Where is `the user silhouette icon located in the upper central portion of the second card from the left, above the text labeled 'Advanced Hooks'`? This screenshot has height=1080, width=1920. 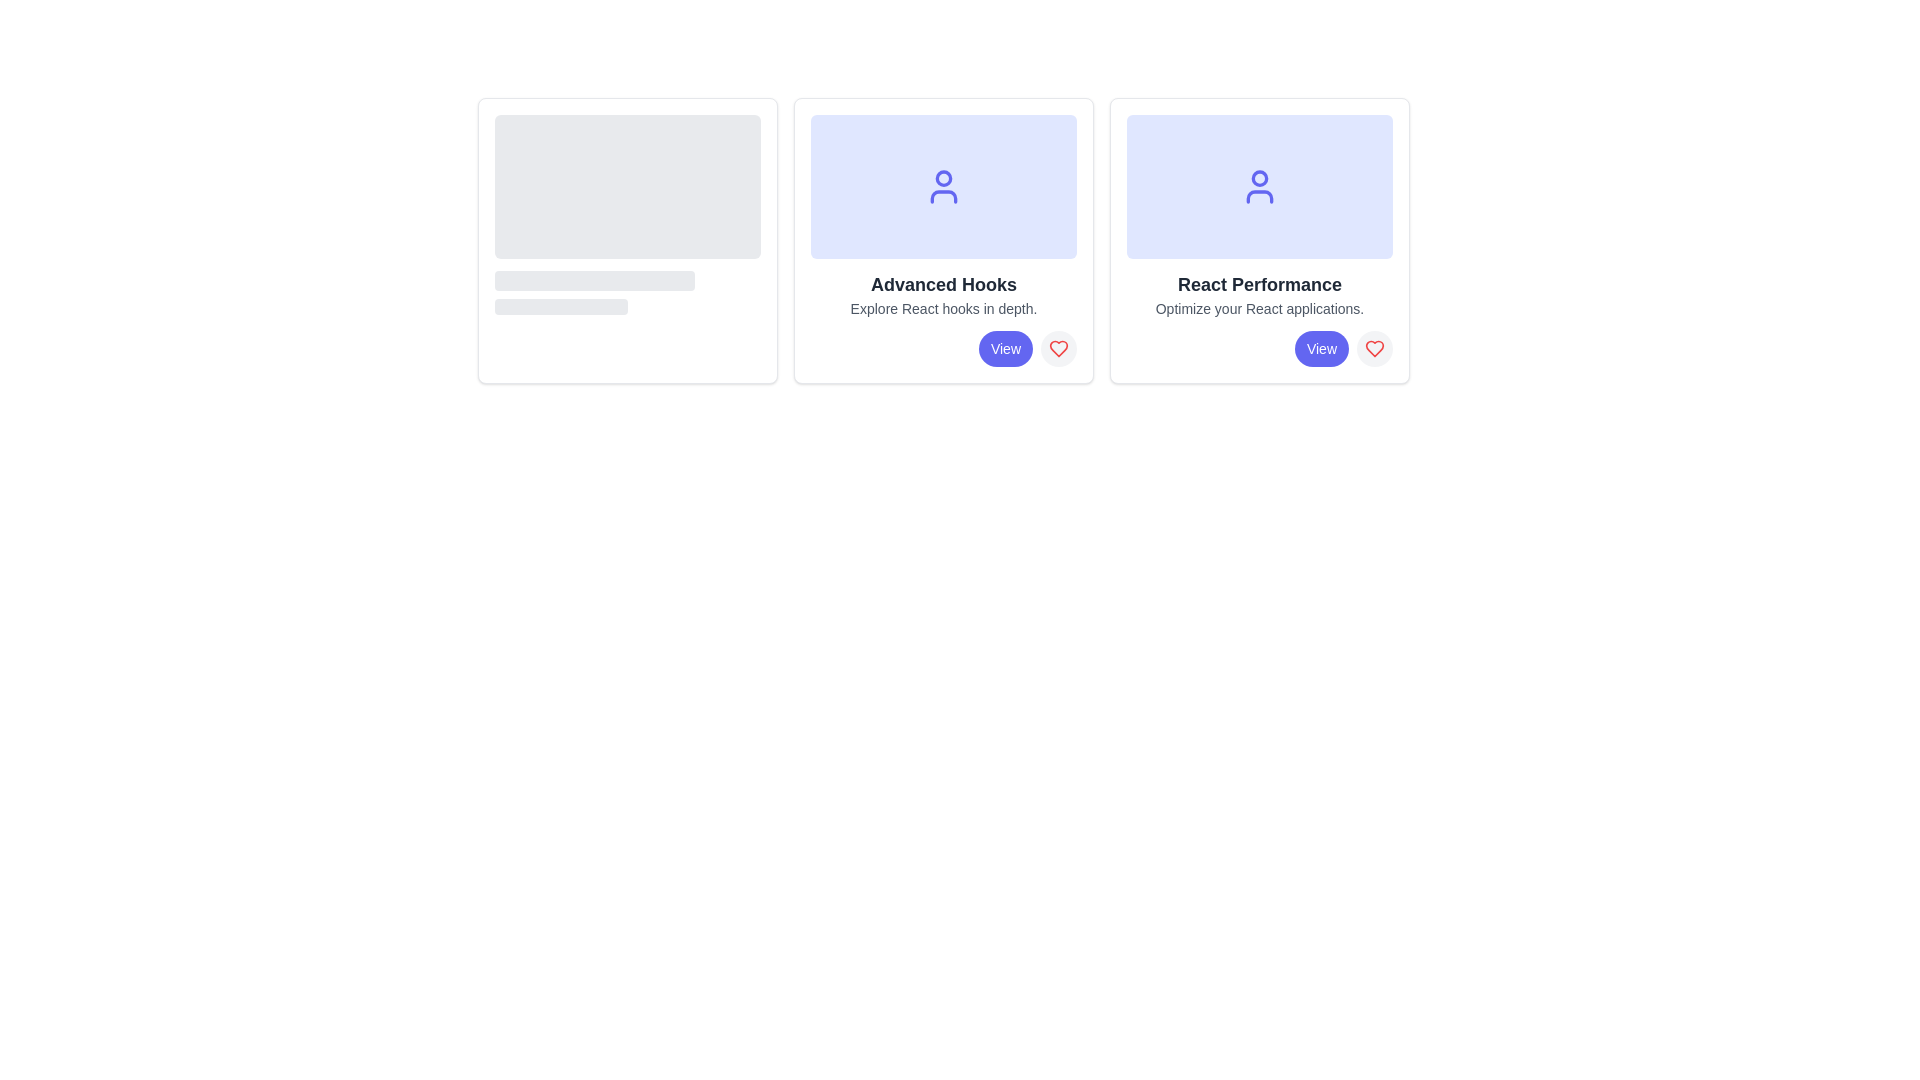 the user silhouette icon located in the upper central portion of the second card from the left, above the text labeled 'Advanced Hooks' is located at coordinates (943, 186).